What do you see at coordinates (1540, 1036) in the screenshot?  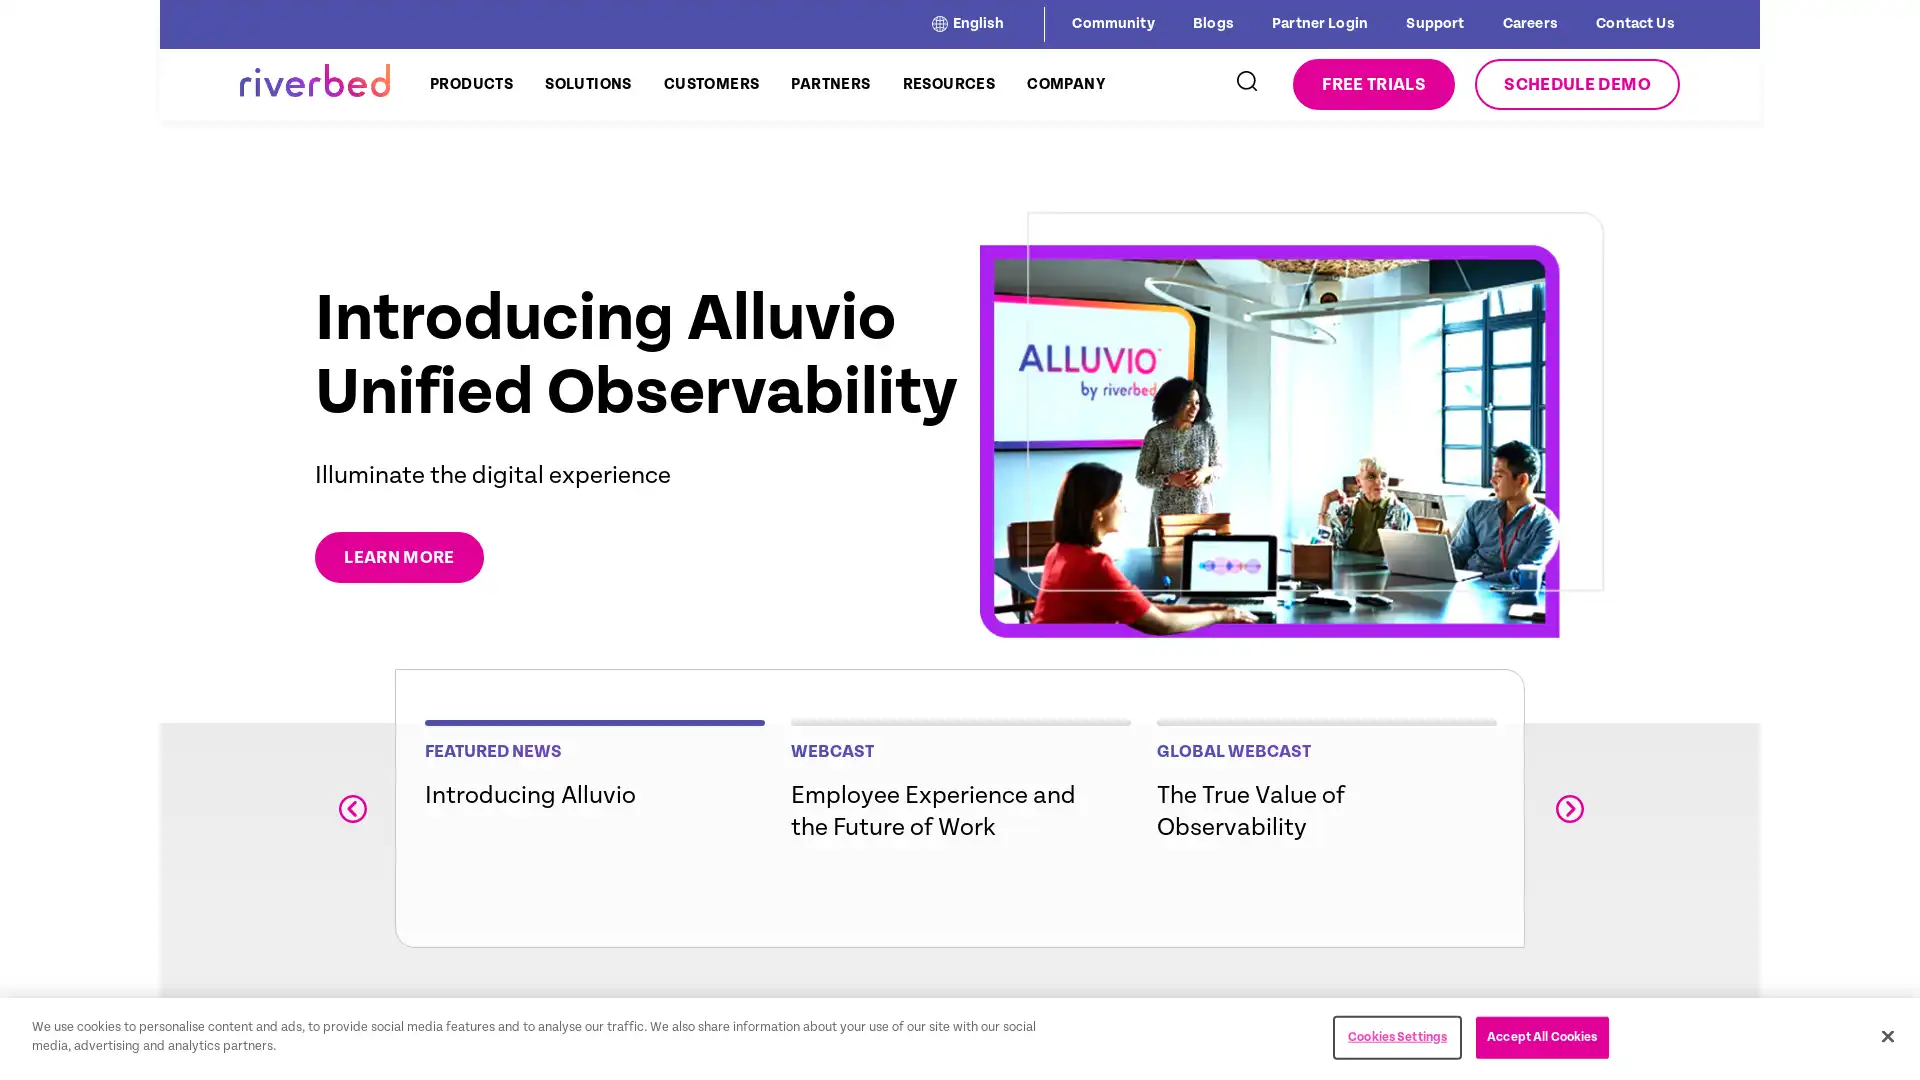 I see `Accept All Cookies` at bounding box center [1540, 1036].